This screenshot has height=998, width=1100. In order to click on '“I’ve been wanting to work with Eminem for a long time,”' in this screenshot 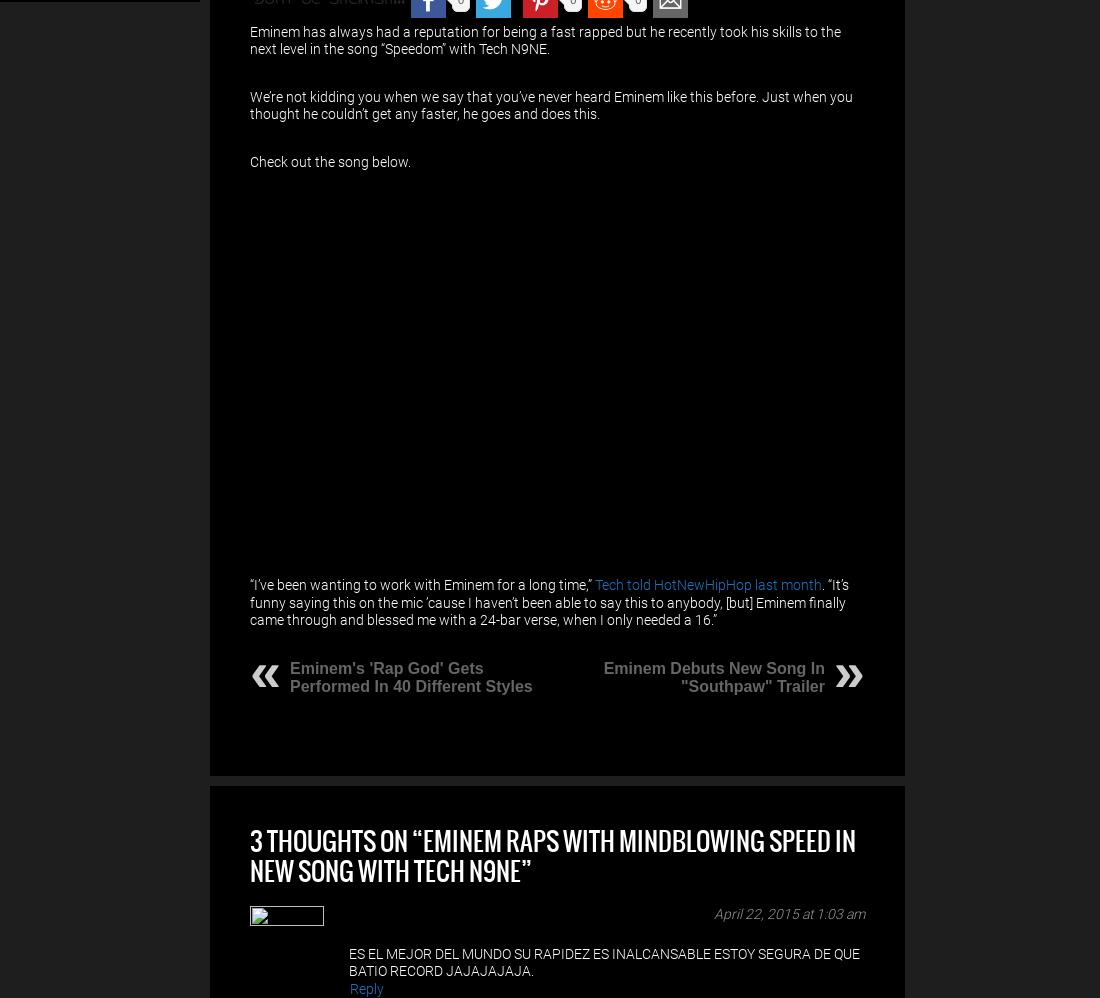, I will do `click(421, 584)`.